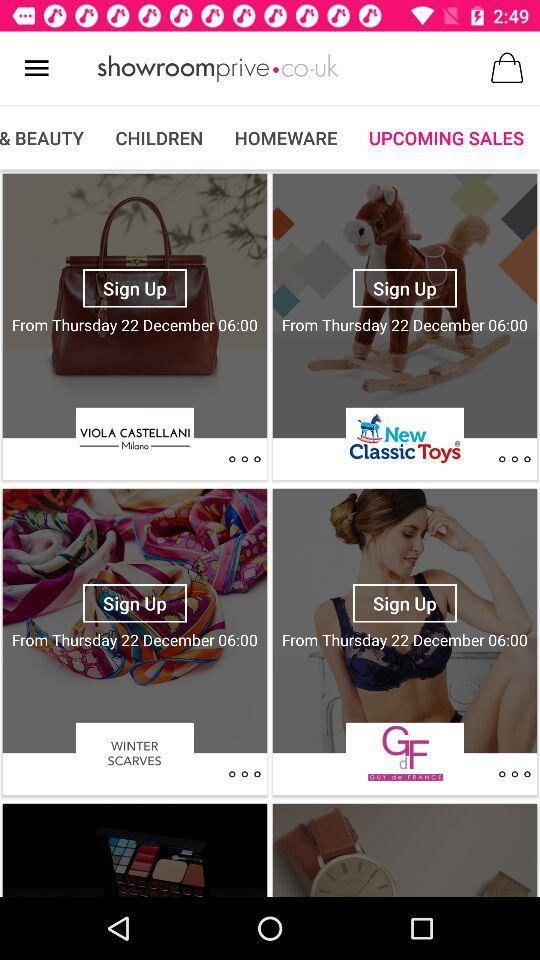 Image resolution: width=540 pixels, height=960 pixels. I want to click on click details, so click(514, 773).